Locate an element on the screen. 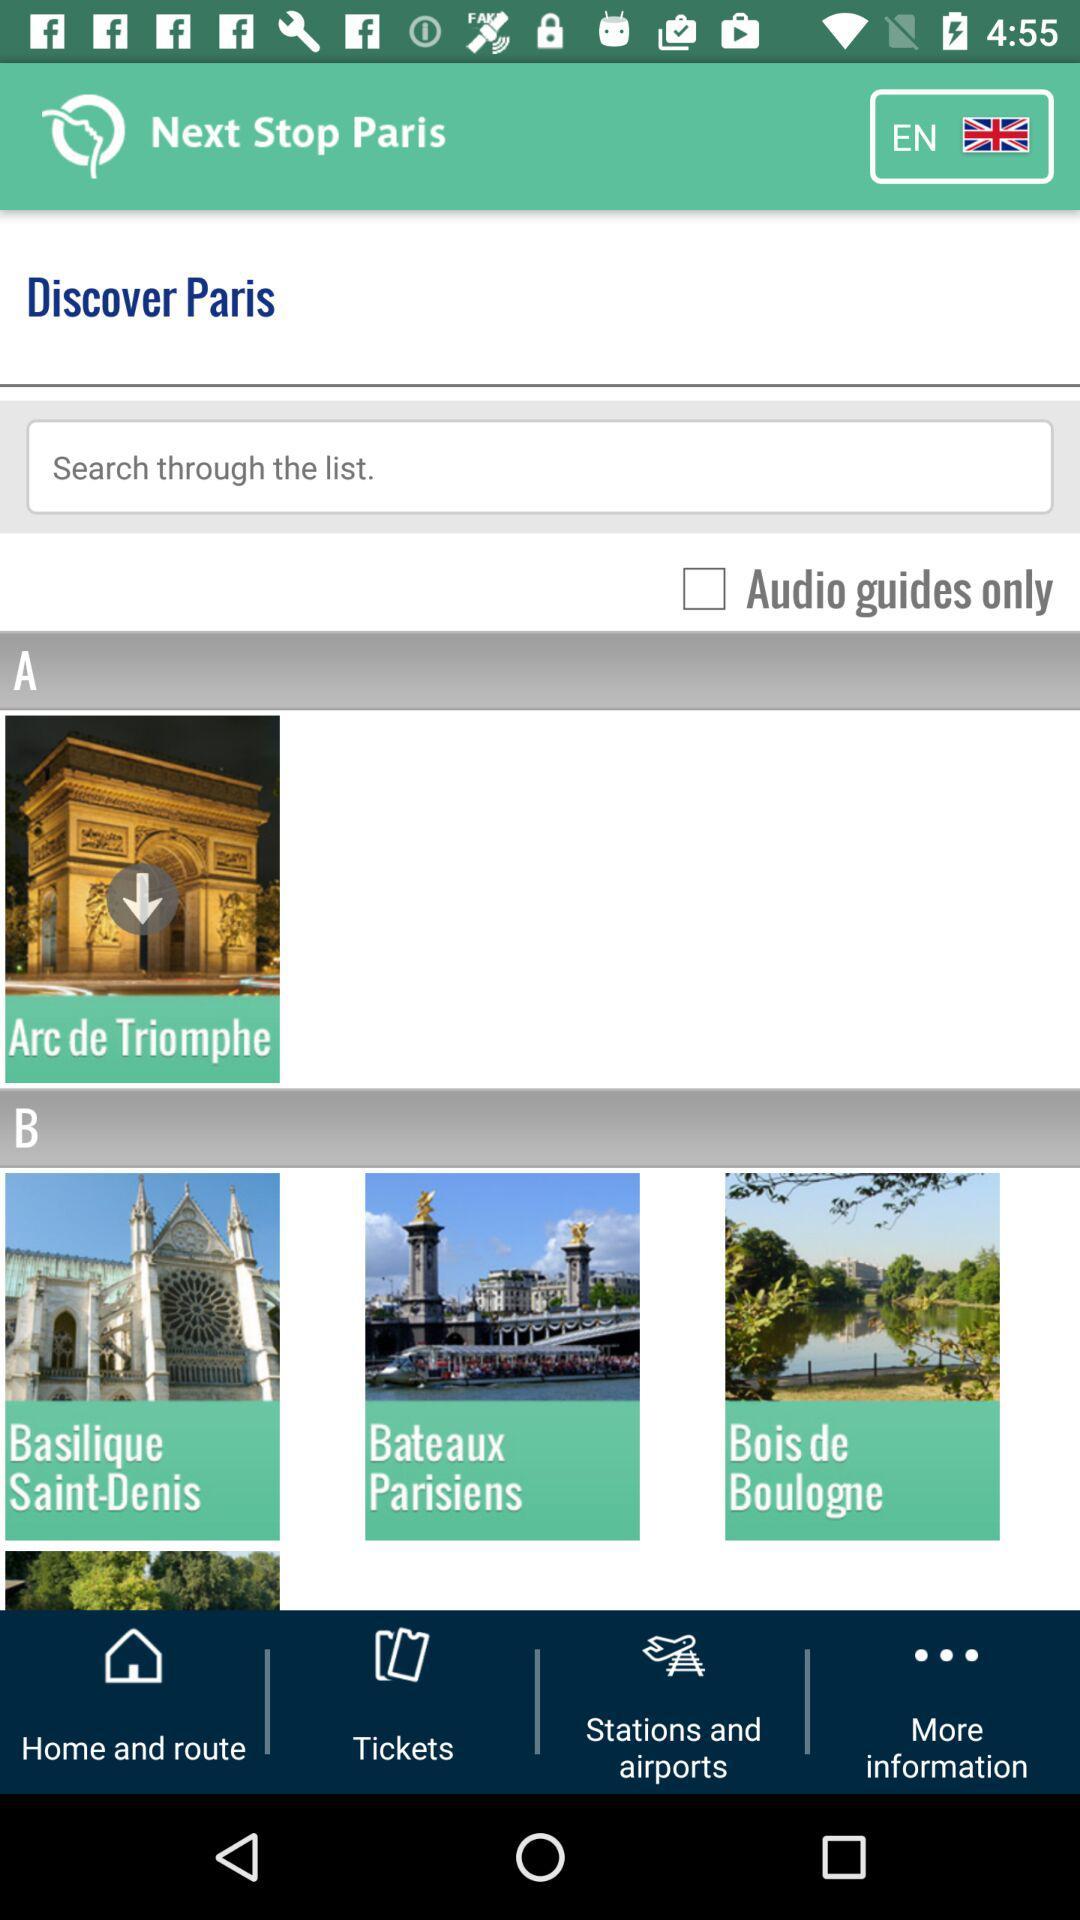  audio guides only item is located at coordinates (856, 587).